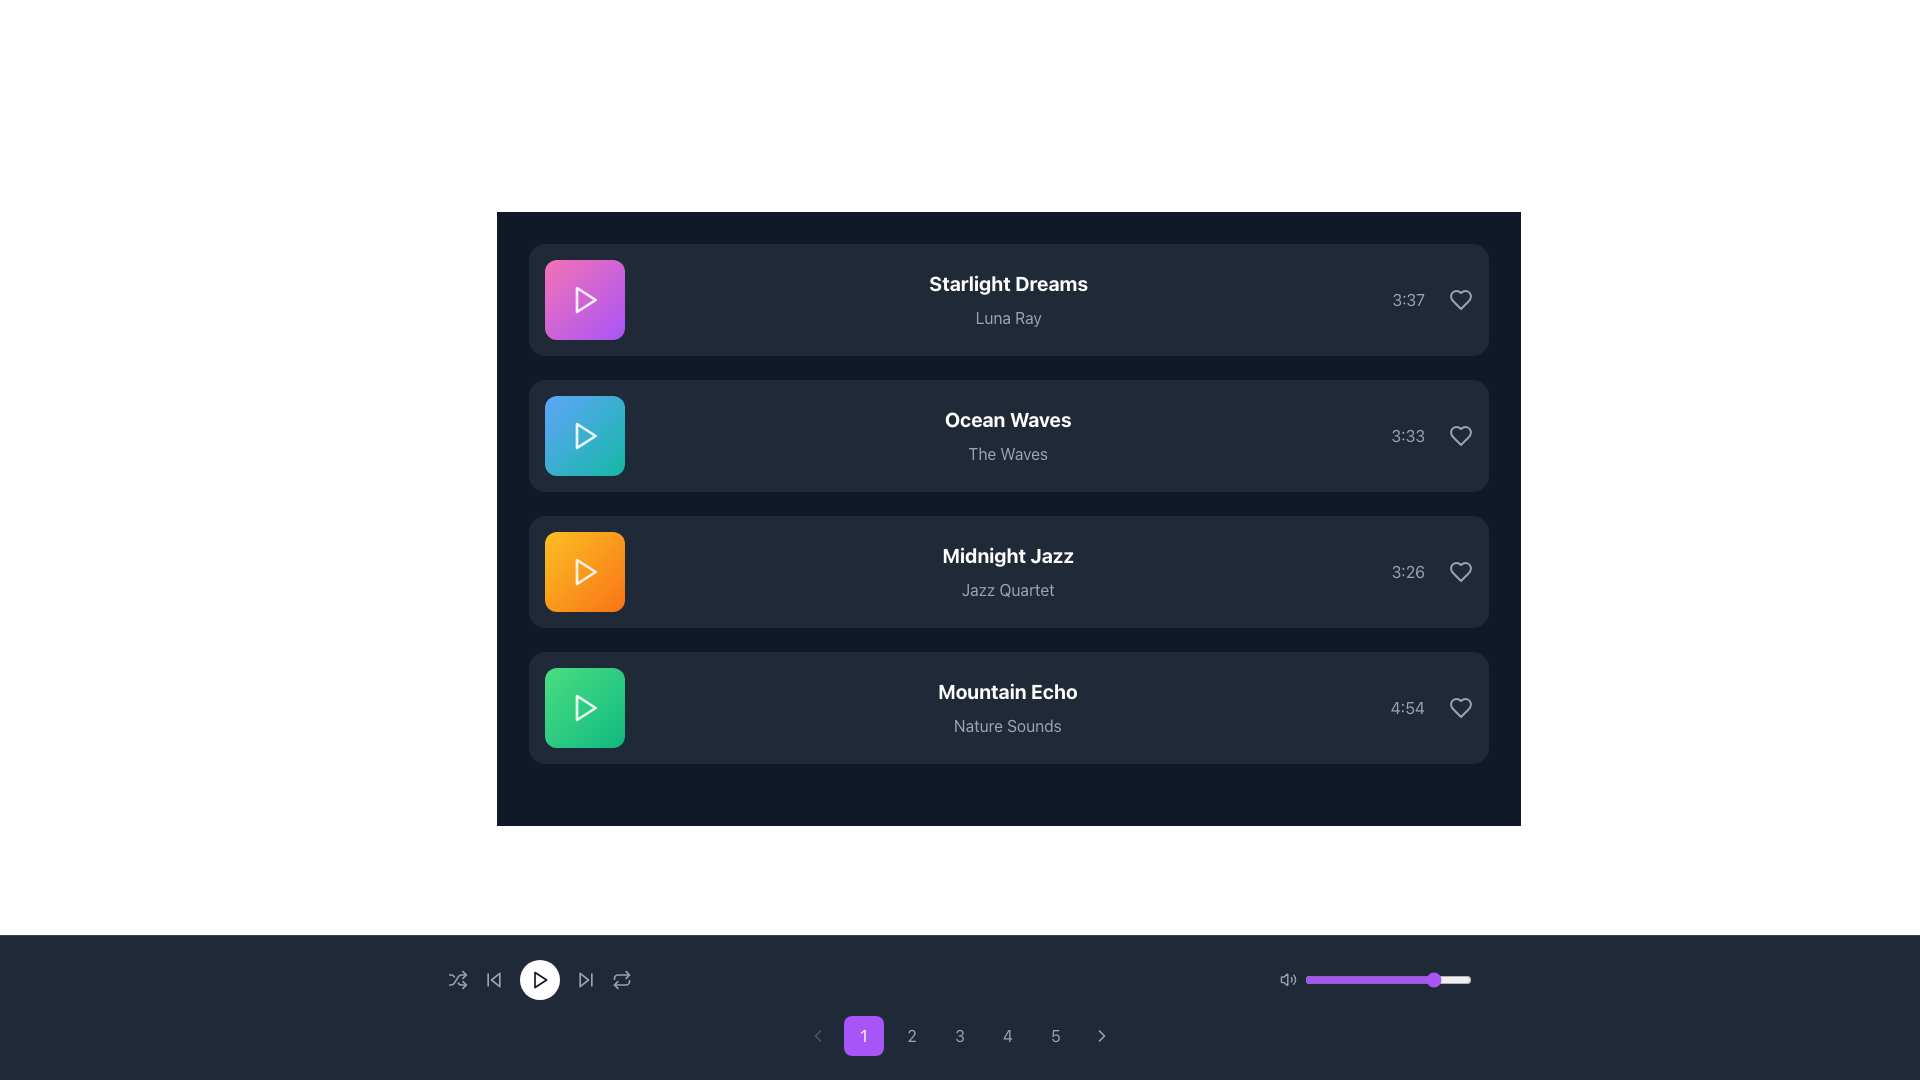 This screenshot has height=1080, width=1920. Describe the element at coordinates (1460, 571) in the screenshot. I see `the heart icon button located in the rightmost area of the list item labeled 'Midnight Jazz'` at that location.